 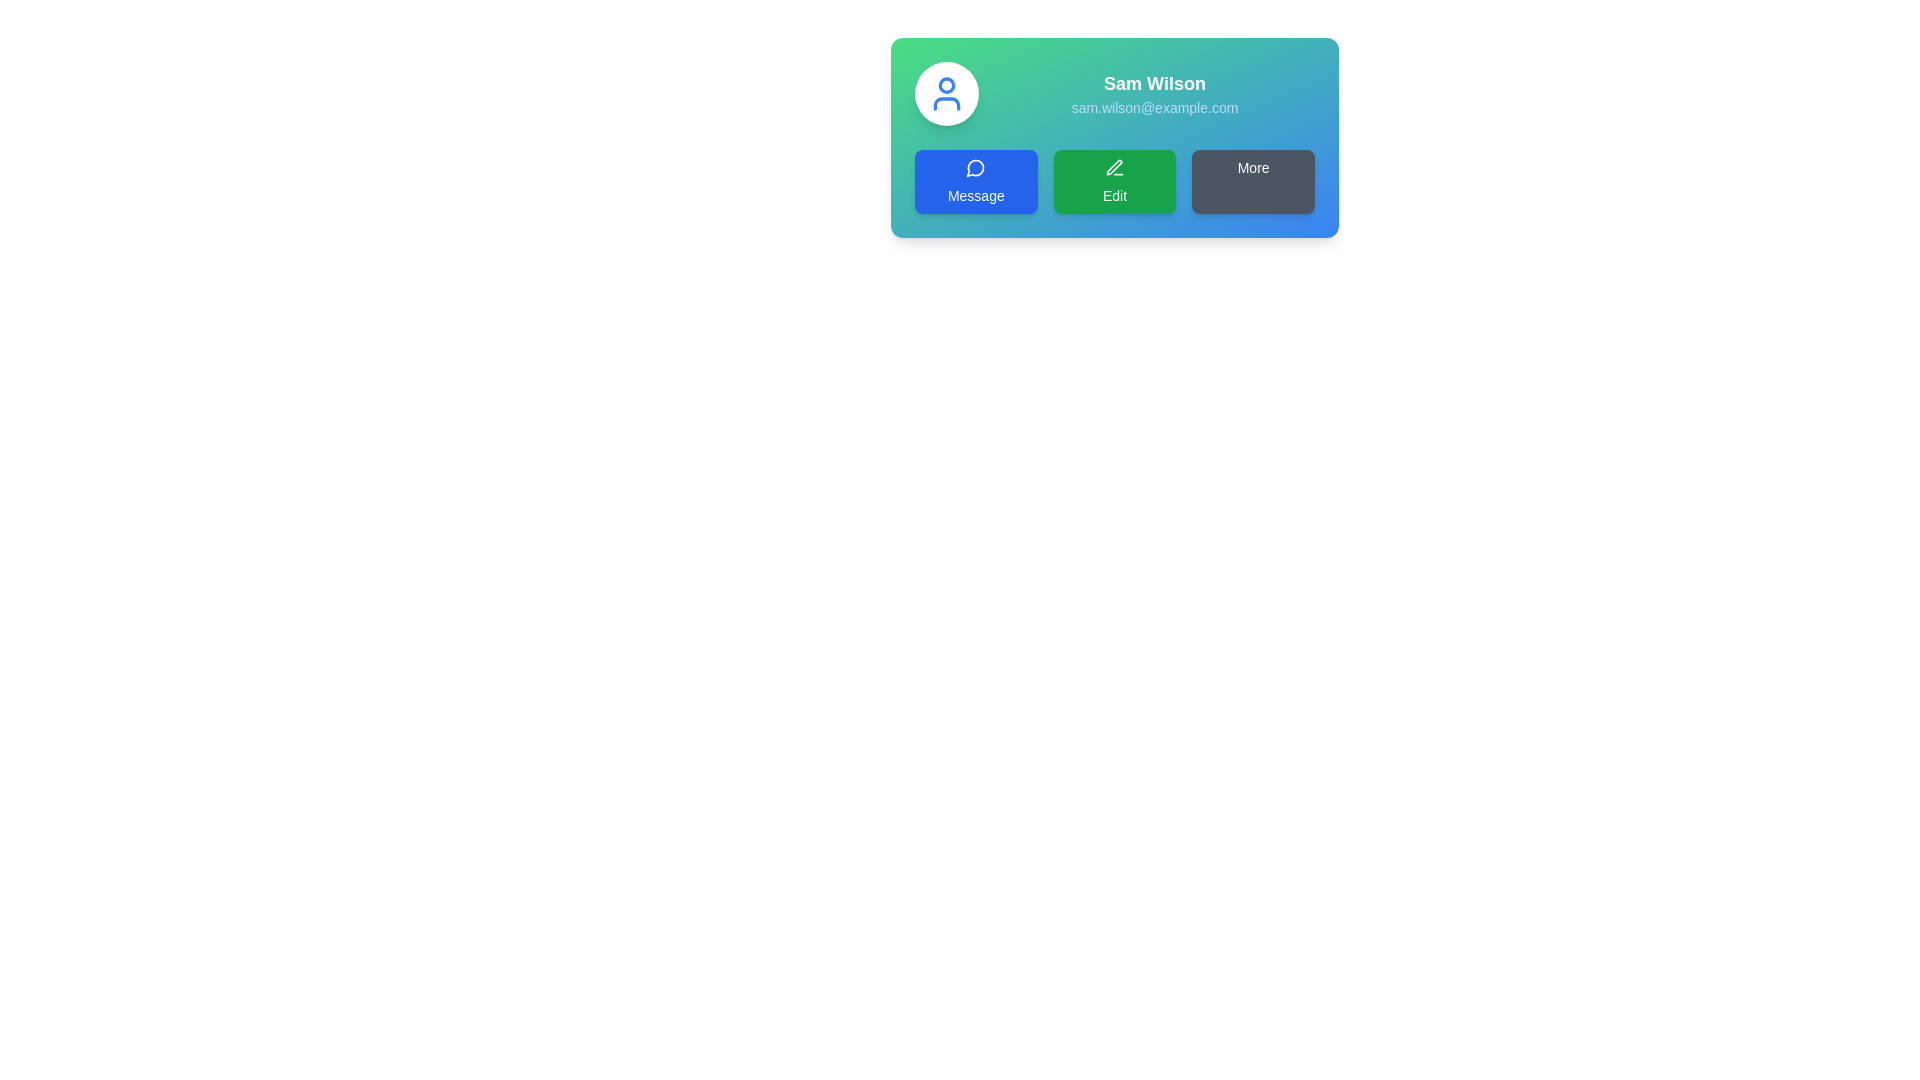 I want to click on the user icon shape located in the profile section, positioned below the head component of the icon, so click(x=945, y=104).